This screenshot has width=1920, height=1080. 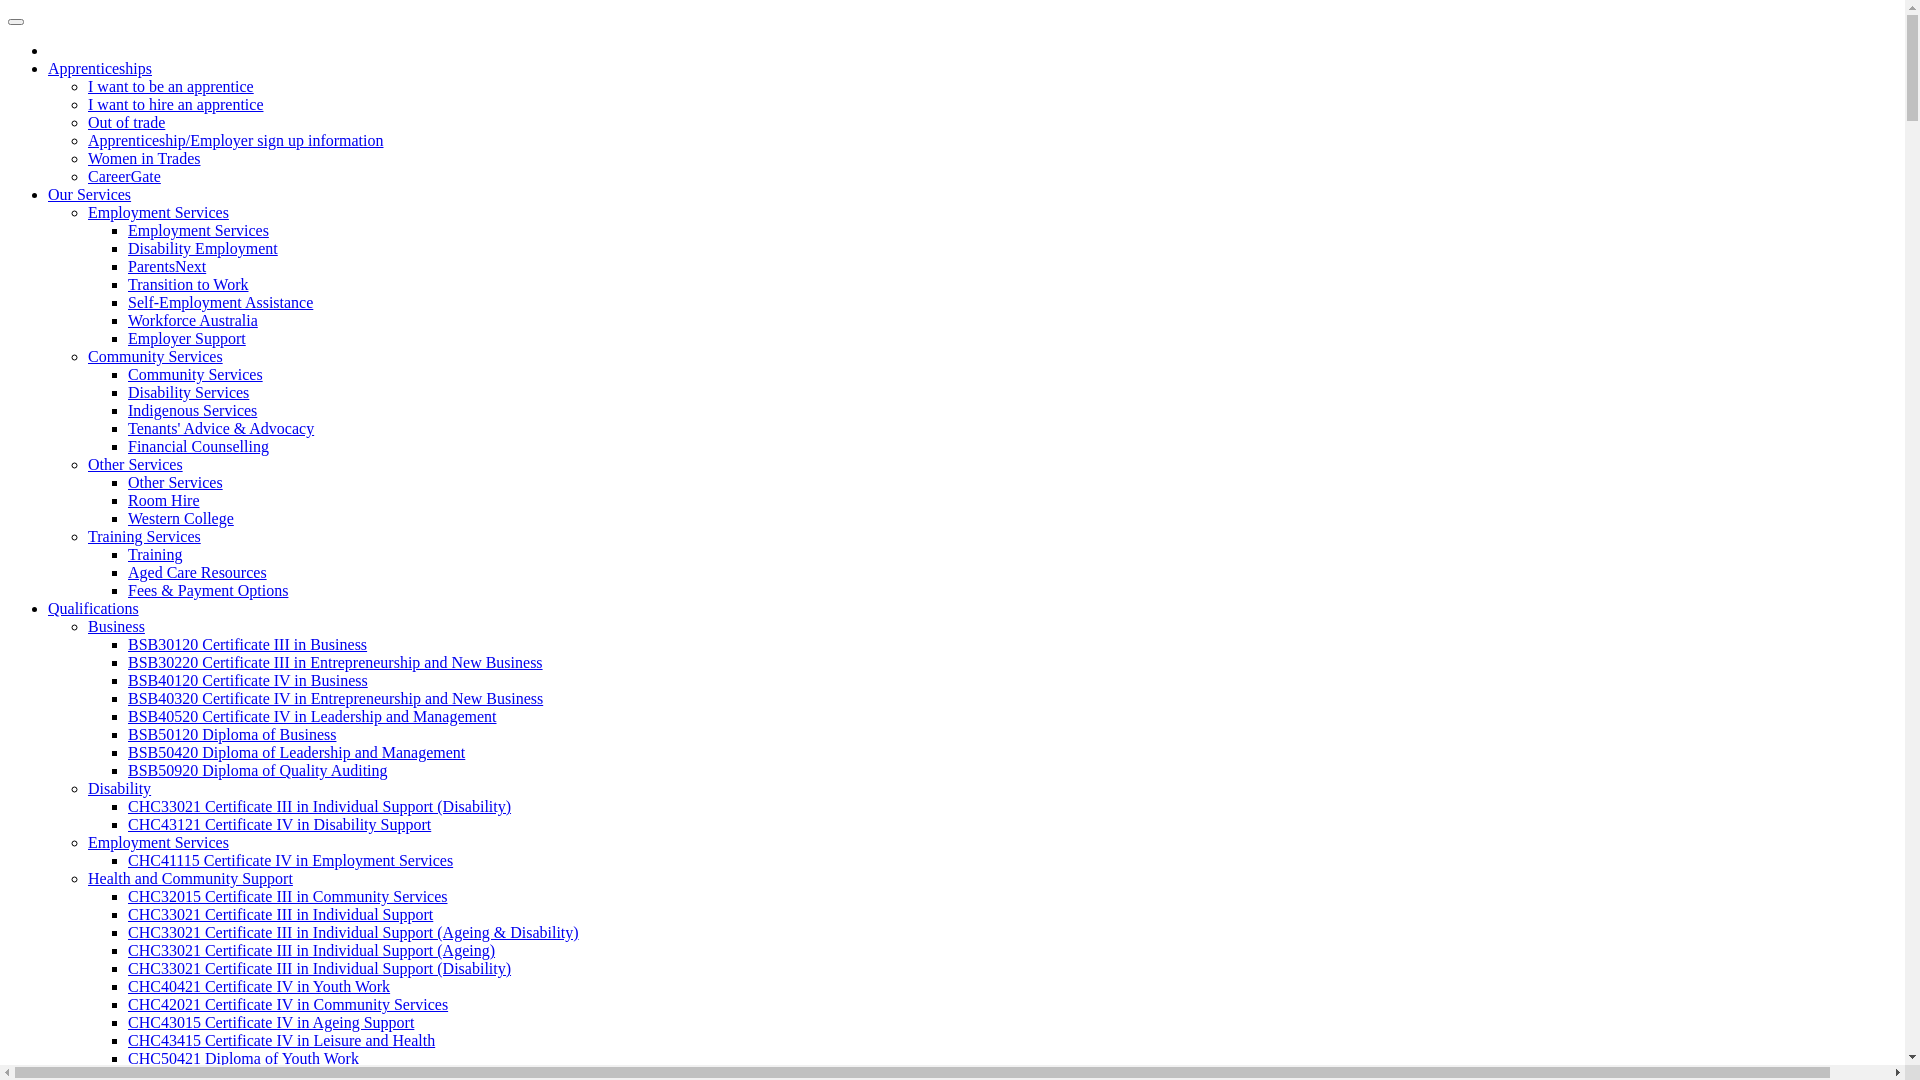 I want to click on 'I want to be an apprentice', so click(x=86, y=85).